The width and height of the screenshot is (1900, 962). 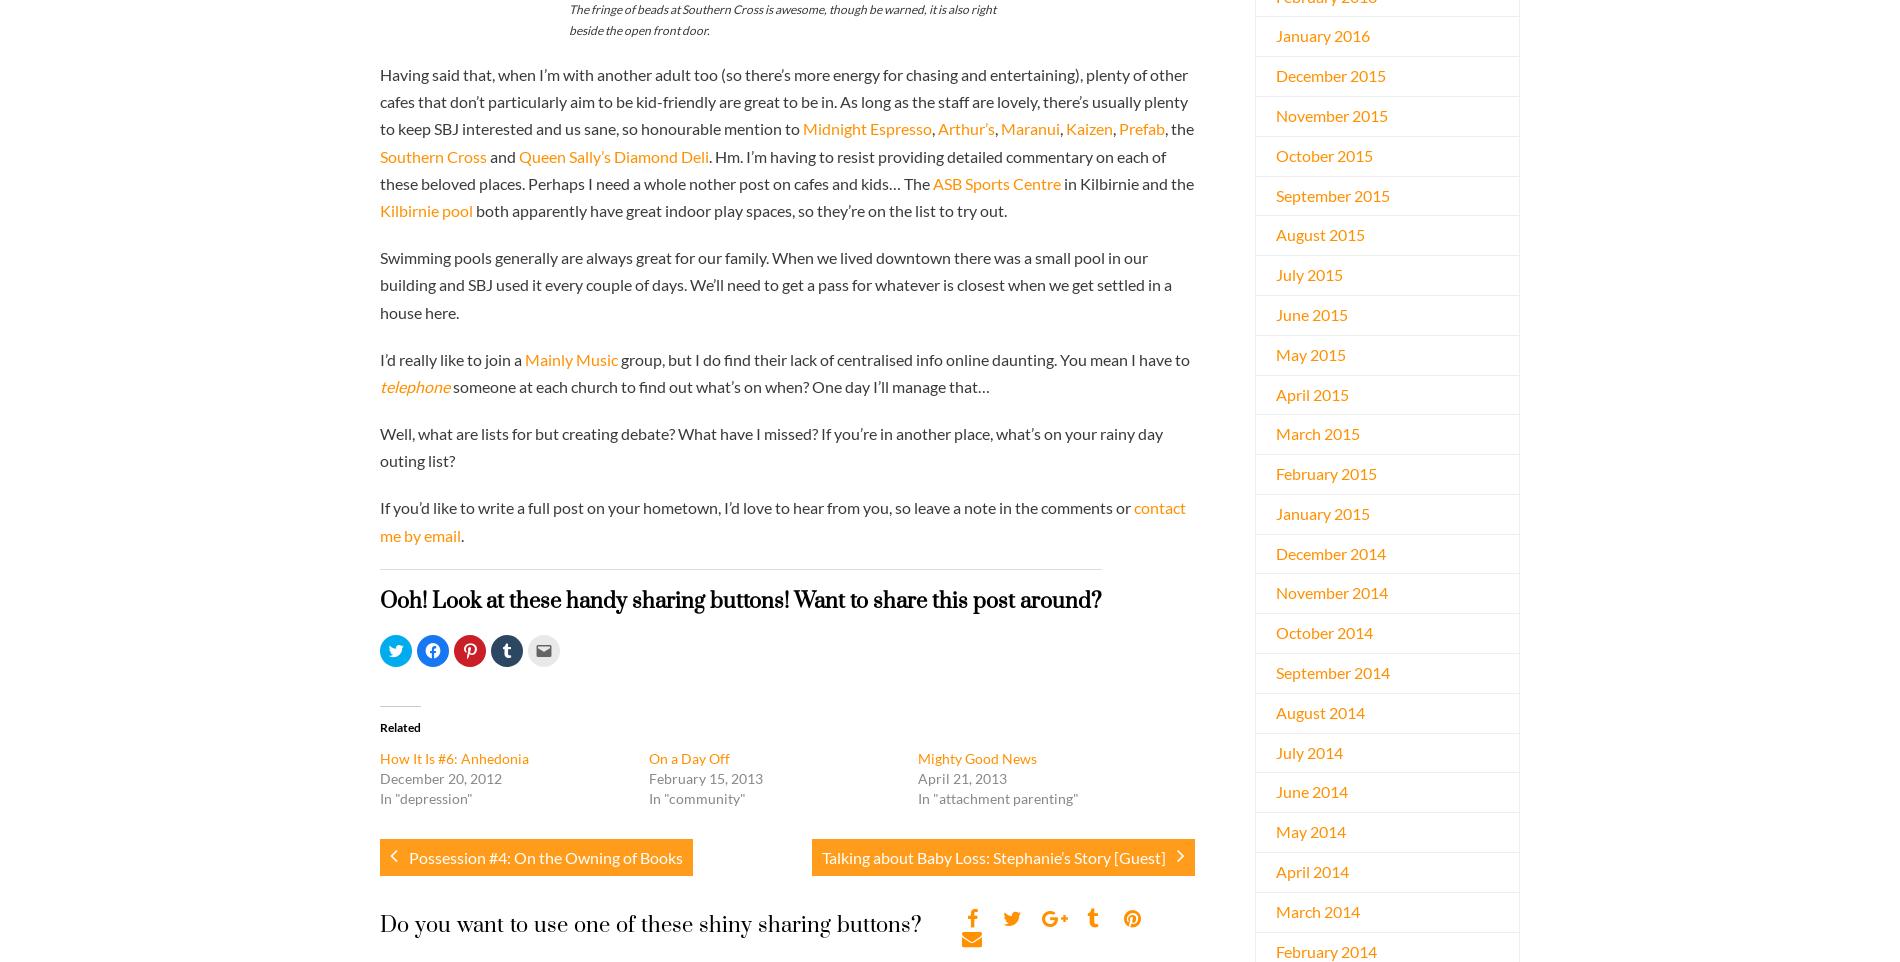 What do you see at coordinates (1319, 710) in the screenshot?
I see `'August 2014'` at bounding box center [1319, 710].